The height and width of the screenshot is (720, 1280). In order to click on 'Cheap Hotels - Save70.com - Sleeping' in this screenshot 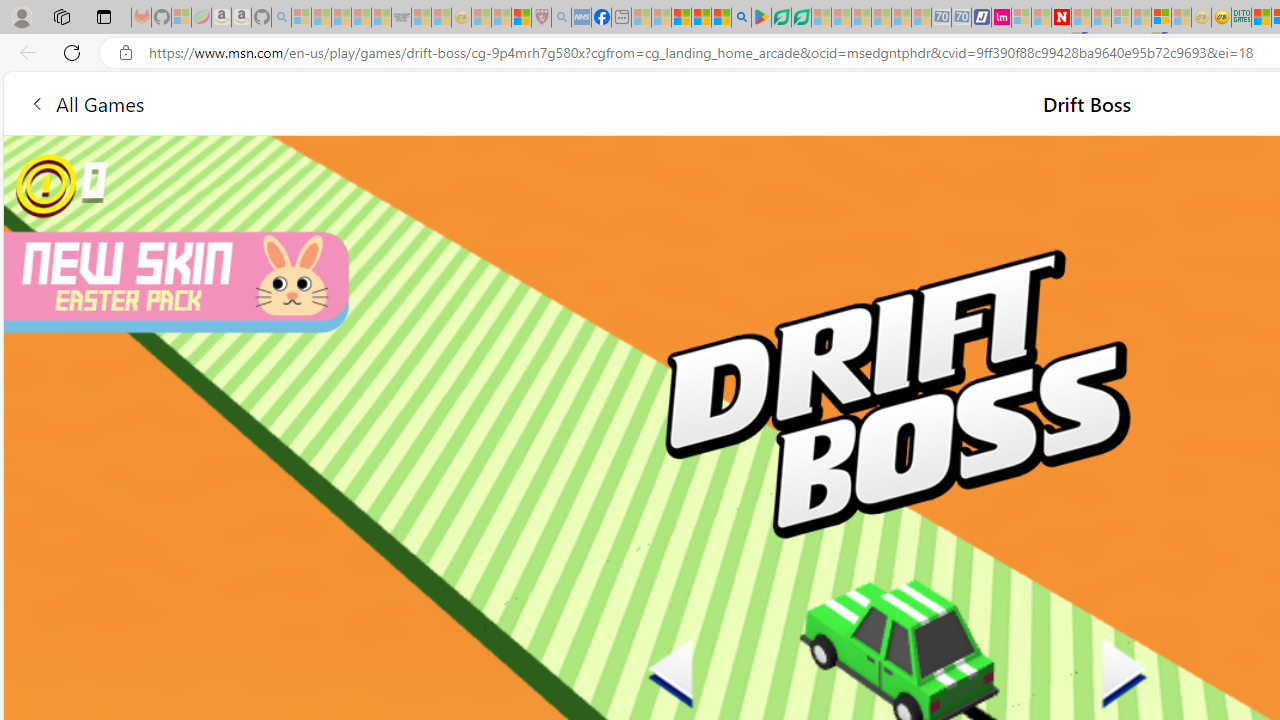, I will do `click(961, 17)`.